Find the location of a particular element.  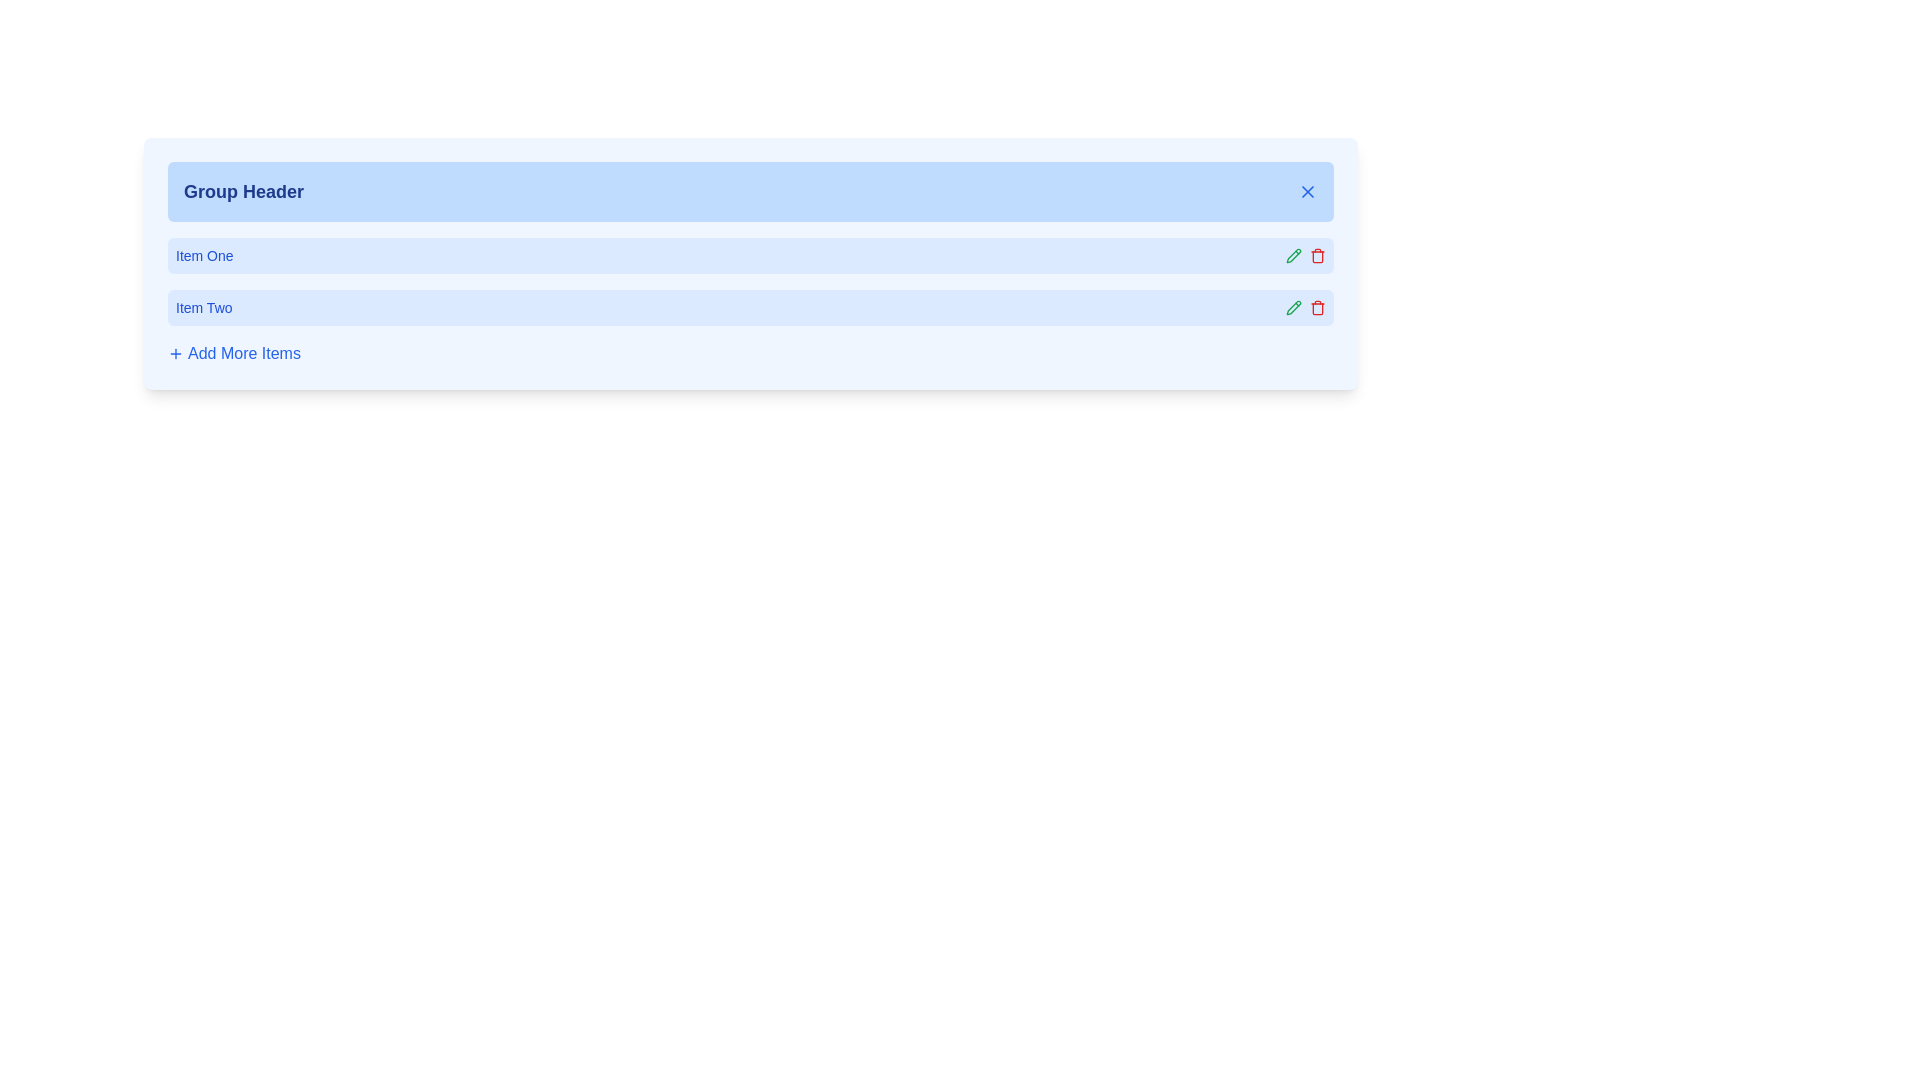

the delete button located to the right of the second list item ('Item Two') is located at coordinates (1318, 308).